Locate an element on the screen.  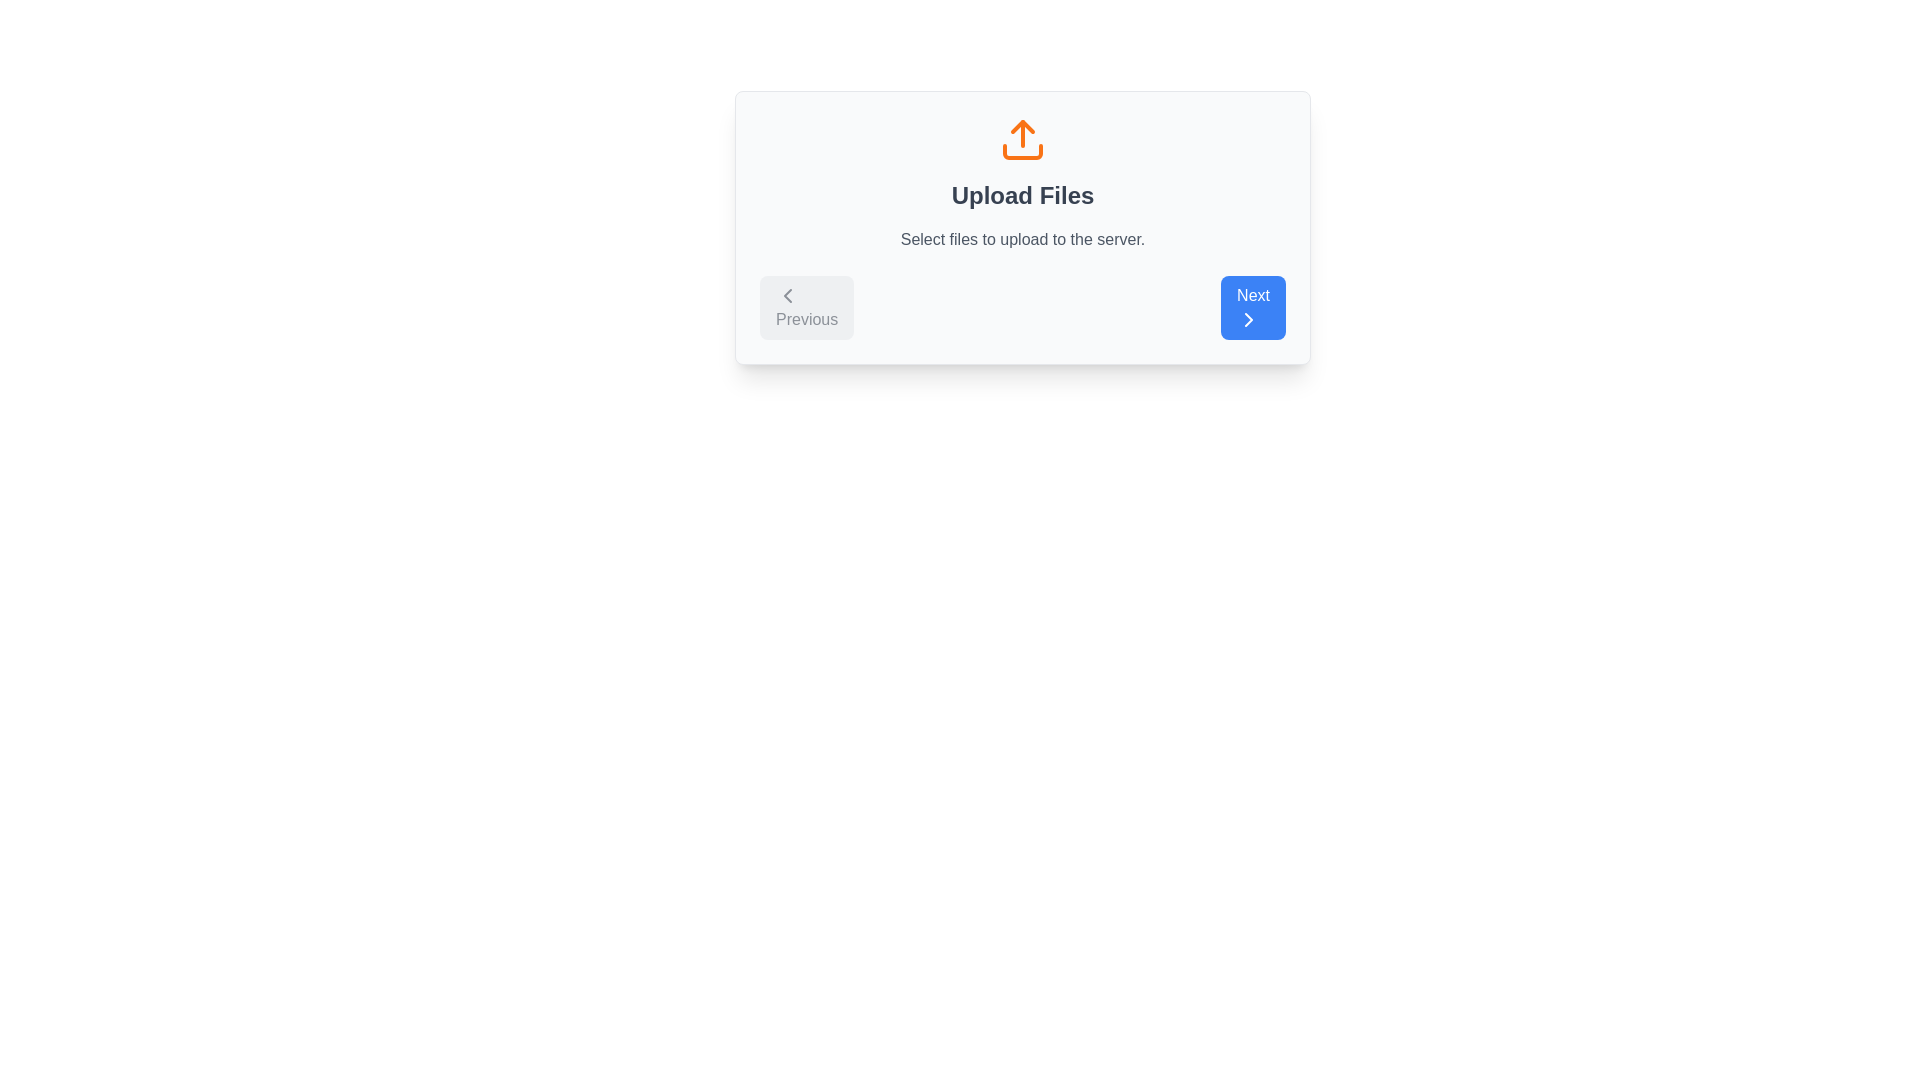
the supportive information label located below the 'Upload Files' text and above the navigation buttons, which is horizontally centered within the card is located at coordinates (1022, 238).